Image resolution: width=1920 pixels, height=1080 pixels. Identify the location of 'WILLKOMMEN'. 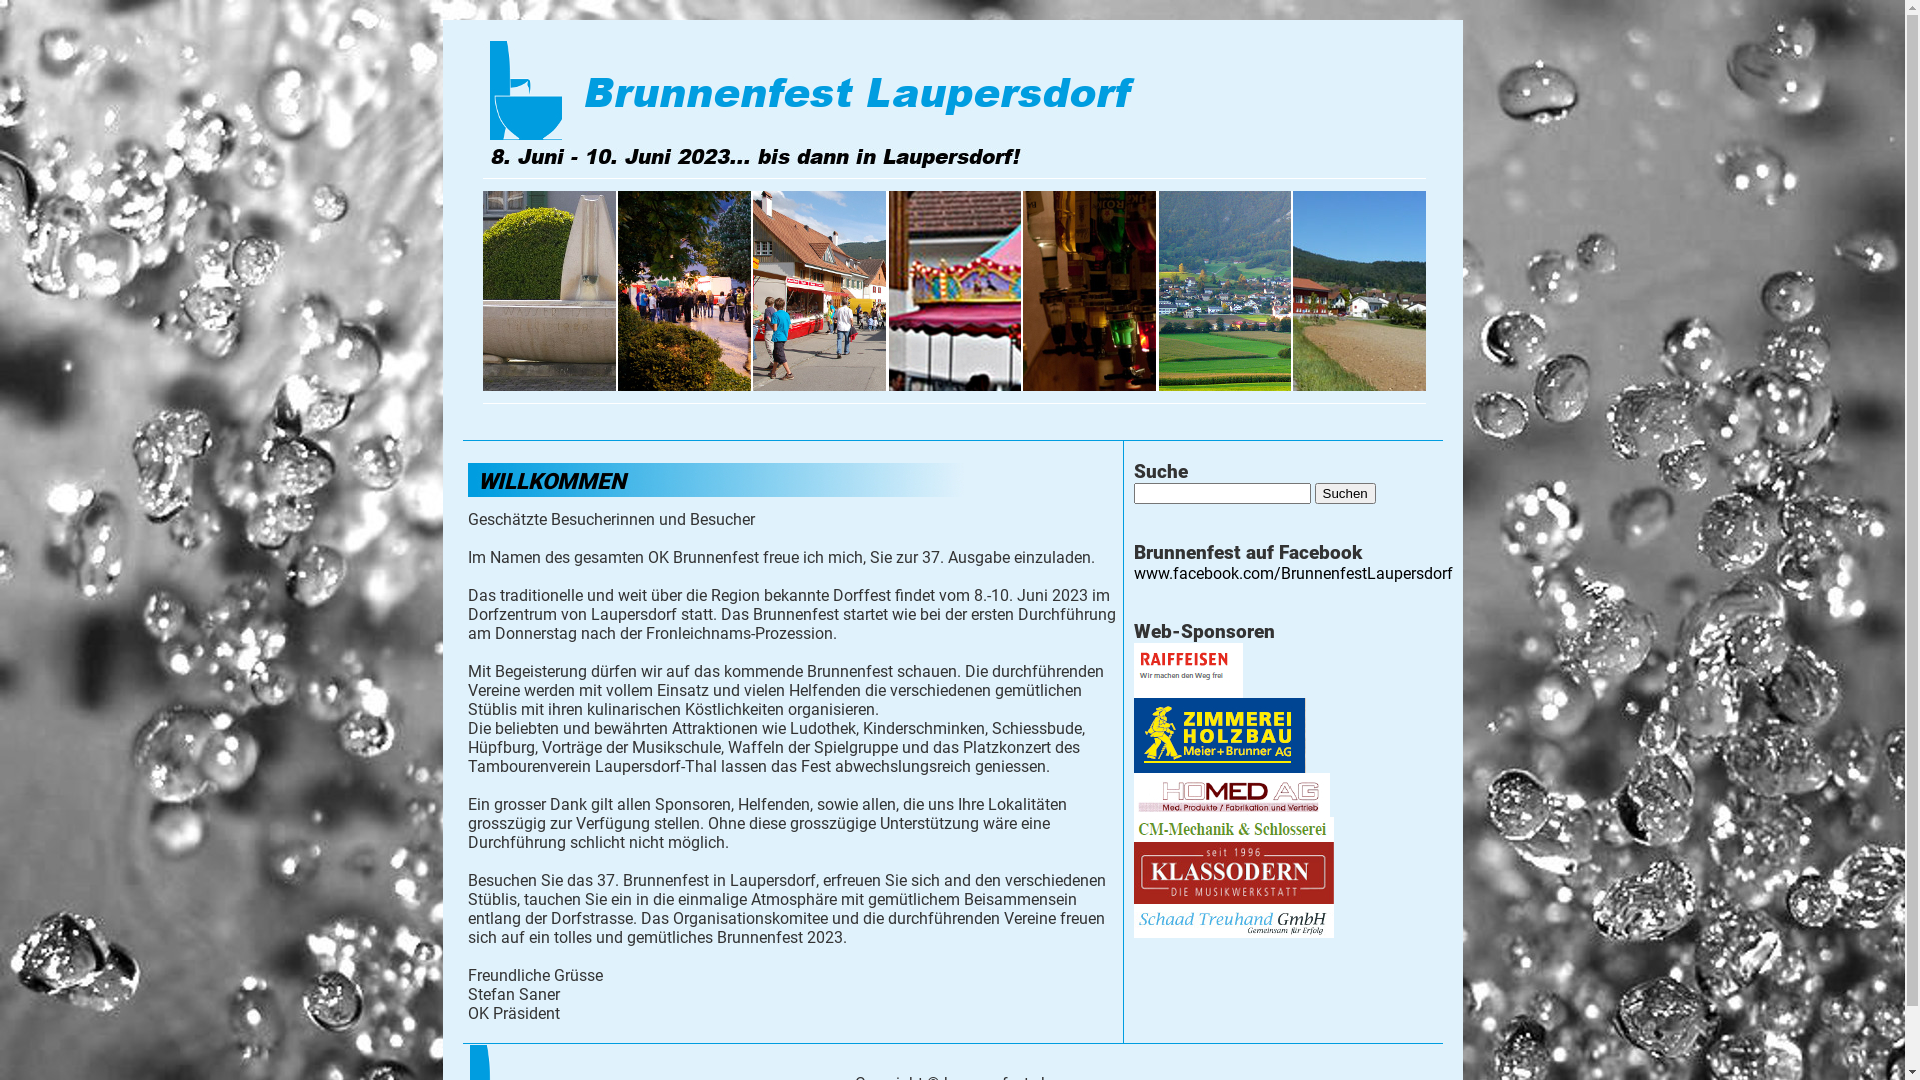
(552, 481).